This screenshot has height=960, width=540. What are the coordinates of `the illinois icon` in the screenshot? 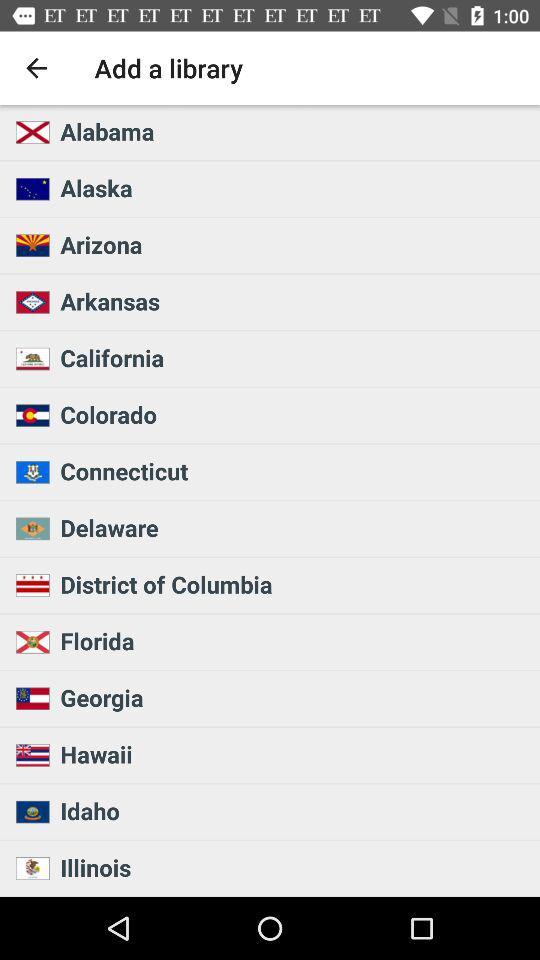 It's located at (293, 866).